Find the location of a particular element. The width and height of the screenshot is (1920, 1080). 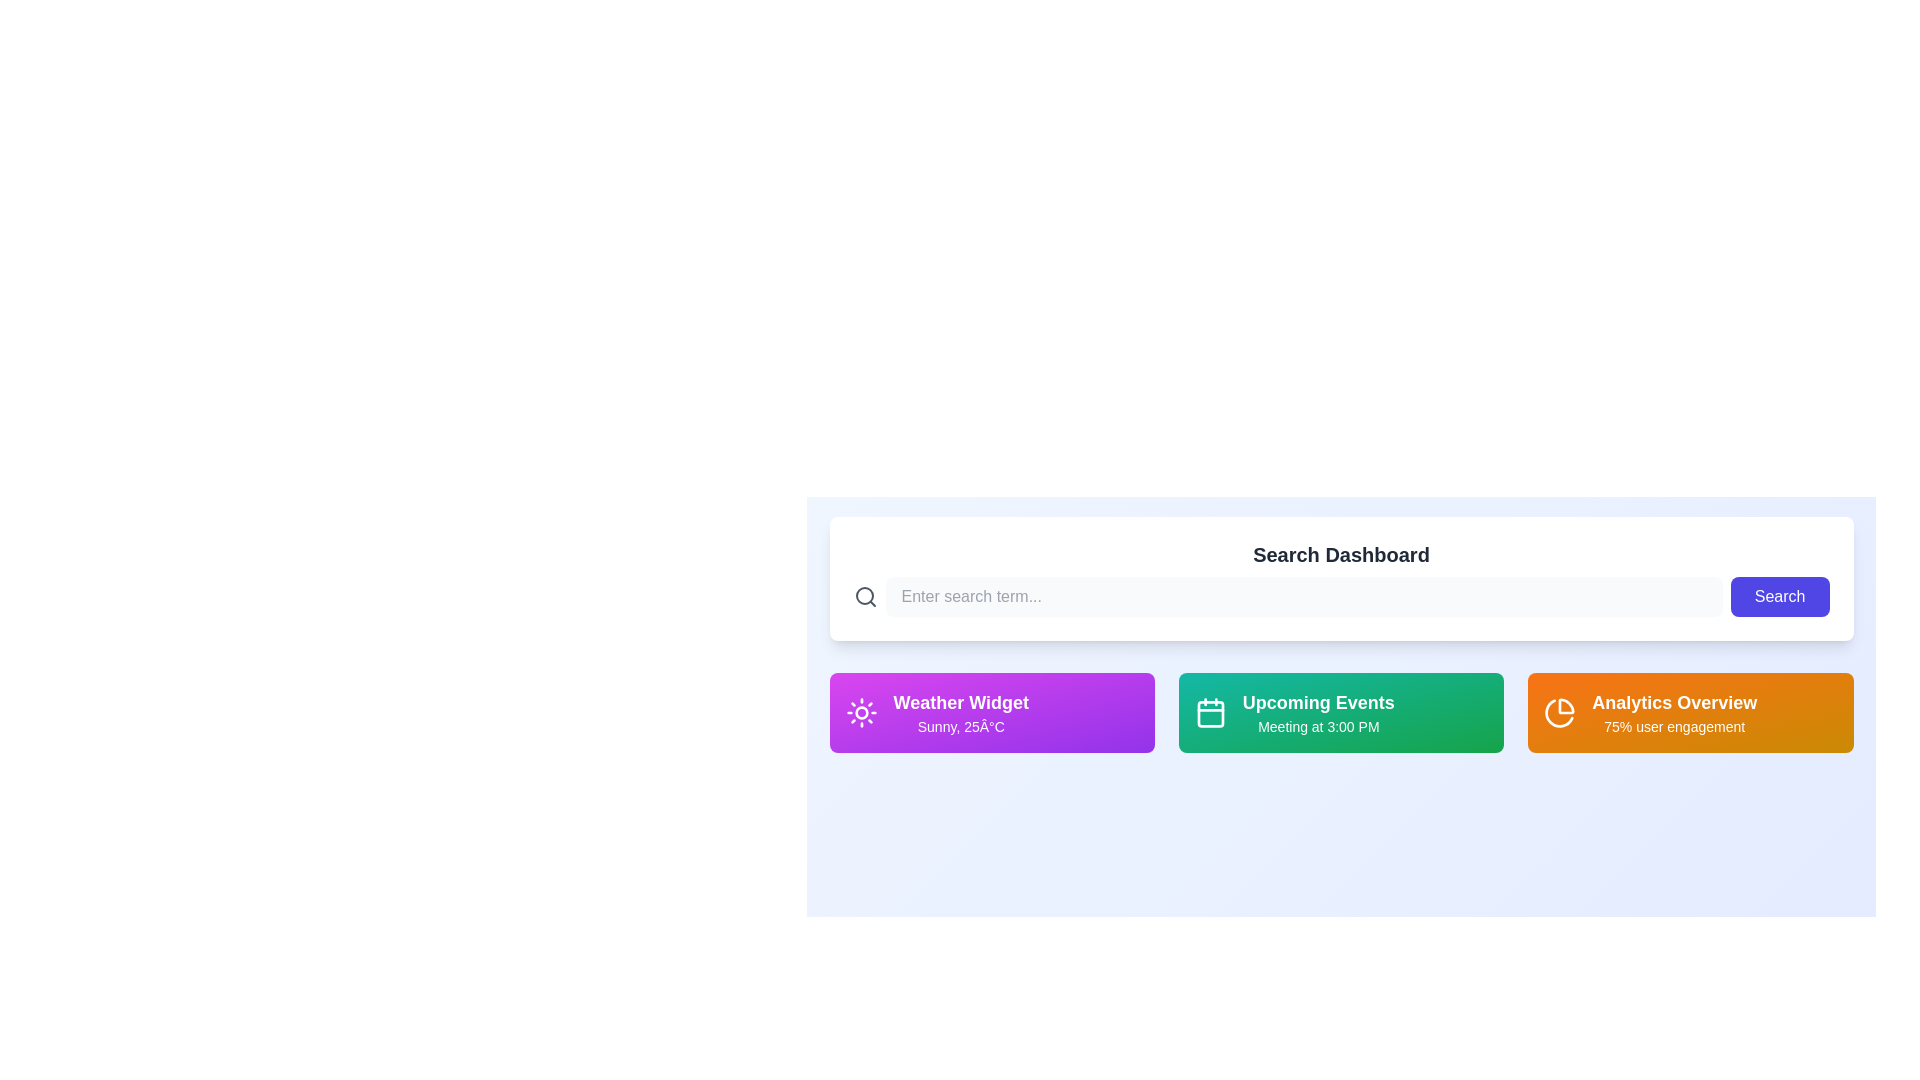

the informational text label displaying '75% user engagement' located within the orange card labeled 'Analytics Overview', positioned just below the main heading is located at coordinates (1674, 726).